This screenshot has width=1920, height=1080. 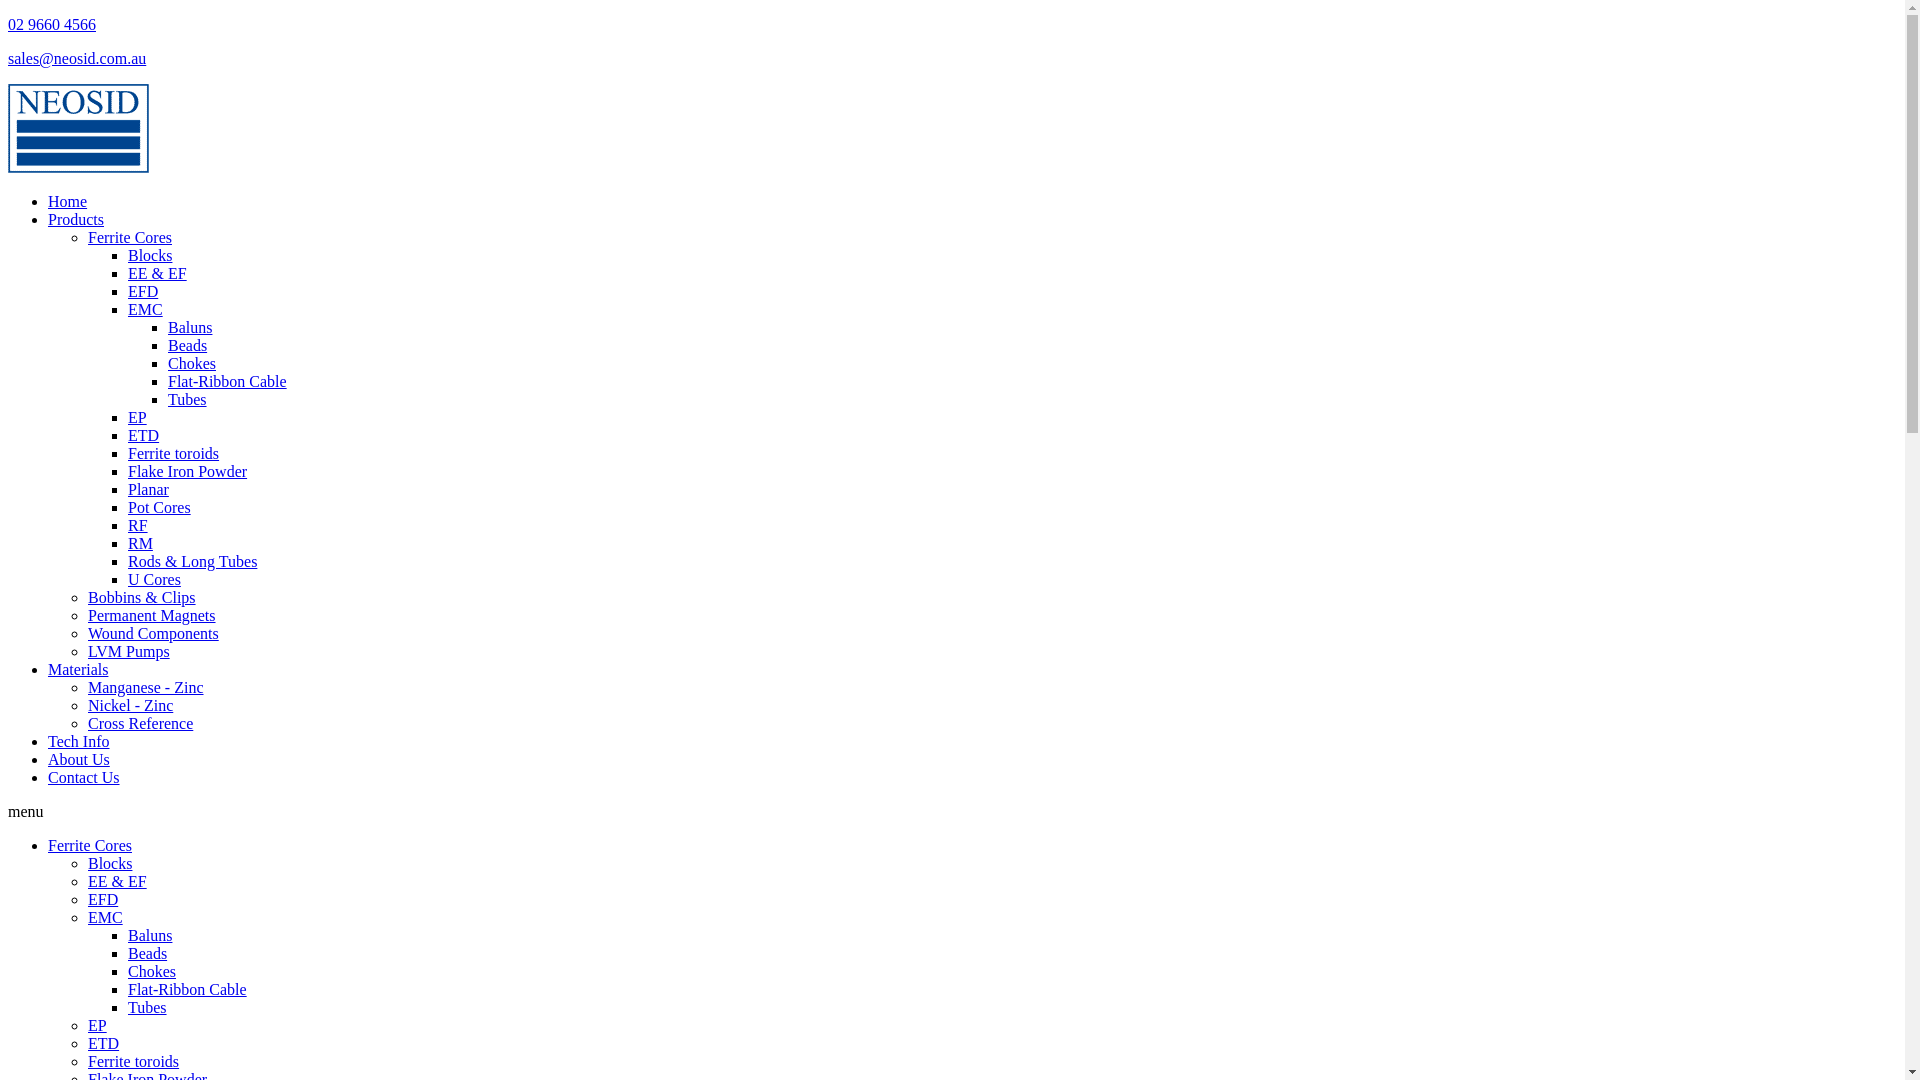 I want to click on 'Flake Iron Powder', so click(x=187, y=471).